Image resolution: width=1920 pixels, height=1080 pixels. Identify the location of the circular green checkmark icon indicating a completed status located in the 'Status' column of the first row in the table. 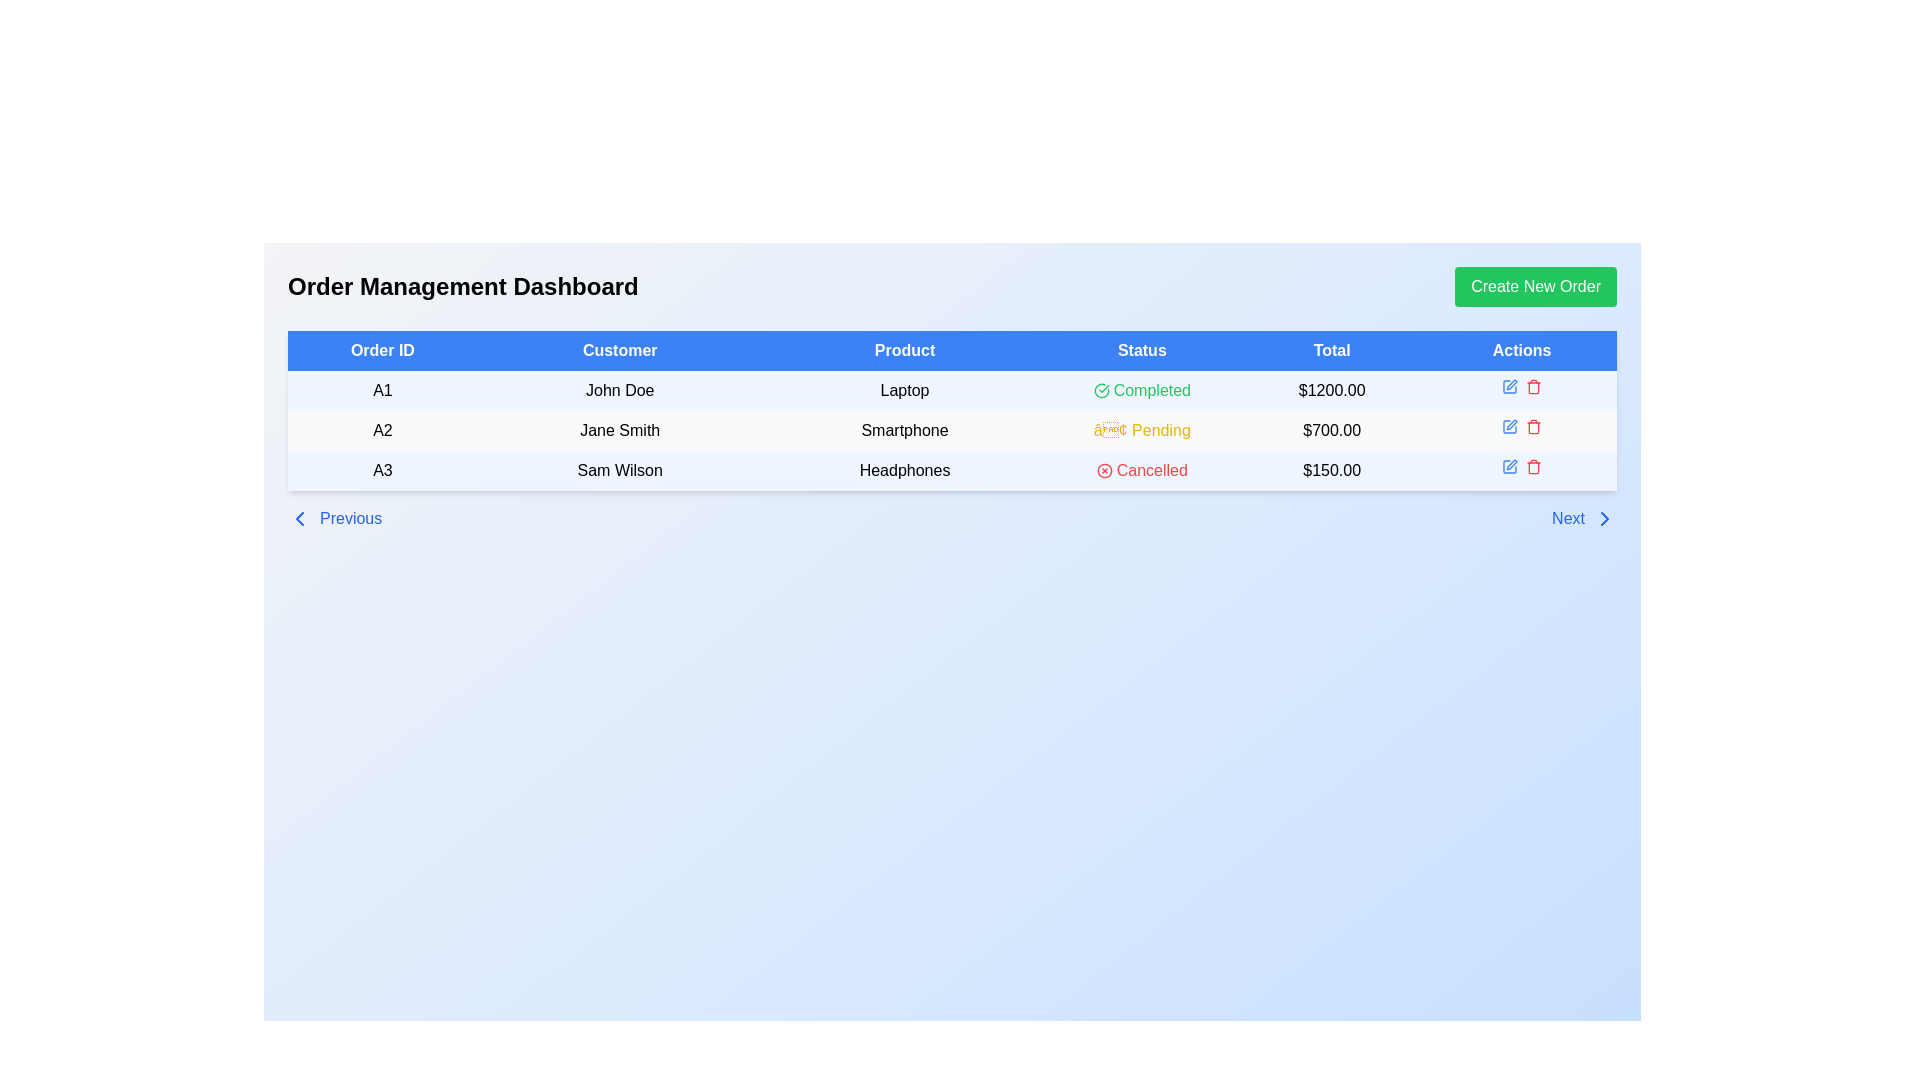
(1100, 390).